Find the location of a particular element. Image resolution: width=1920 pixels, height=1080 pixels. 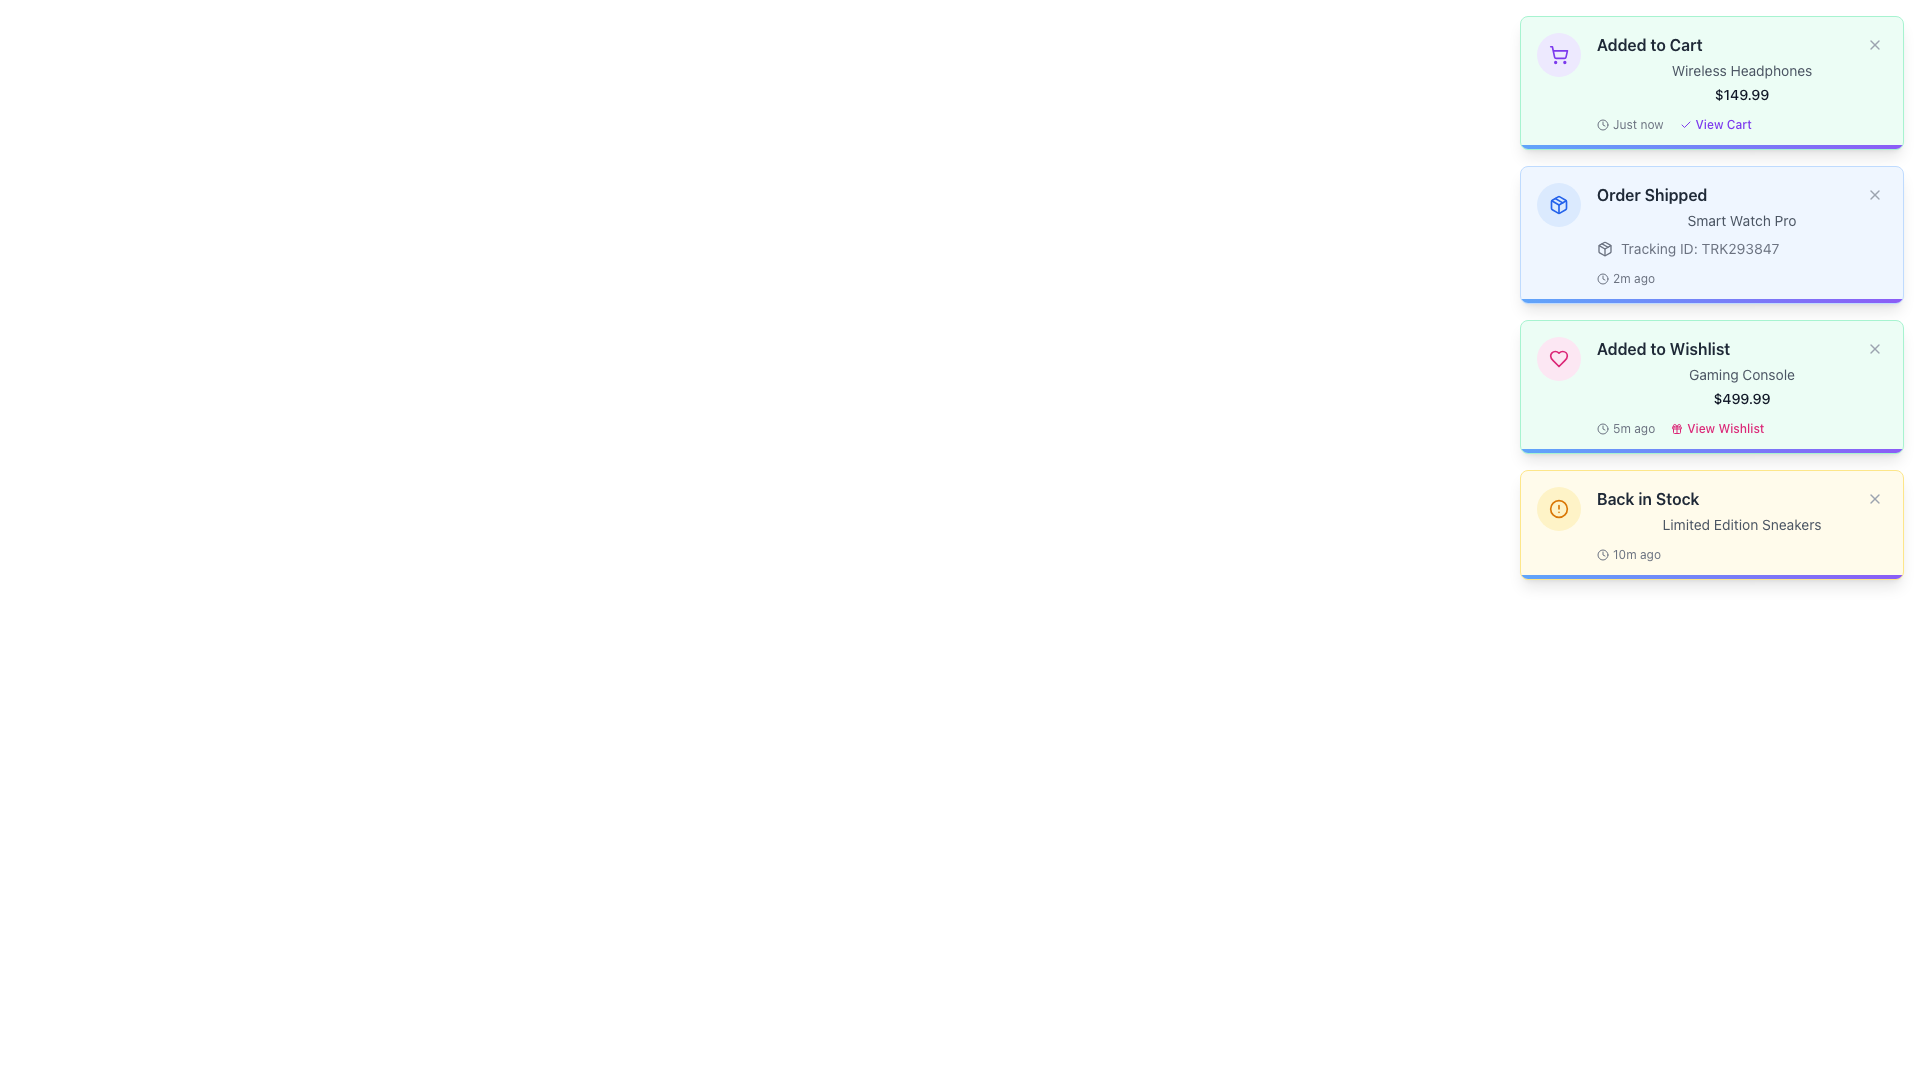

the decorative image or icon representing a shipped order, located in the 'Order Shipped' notification block above the text 'Smart Watch Pro' is located at coordinates (1558, 204).